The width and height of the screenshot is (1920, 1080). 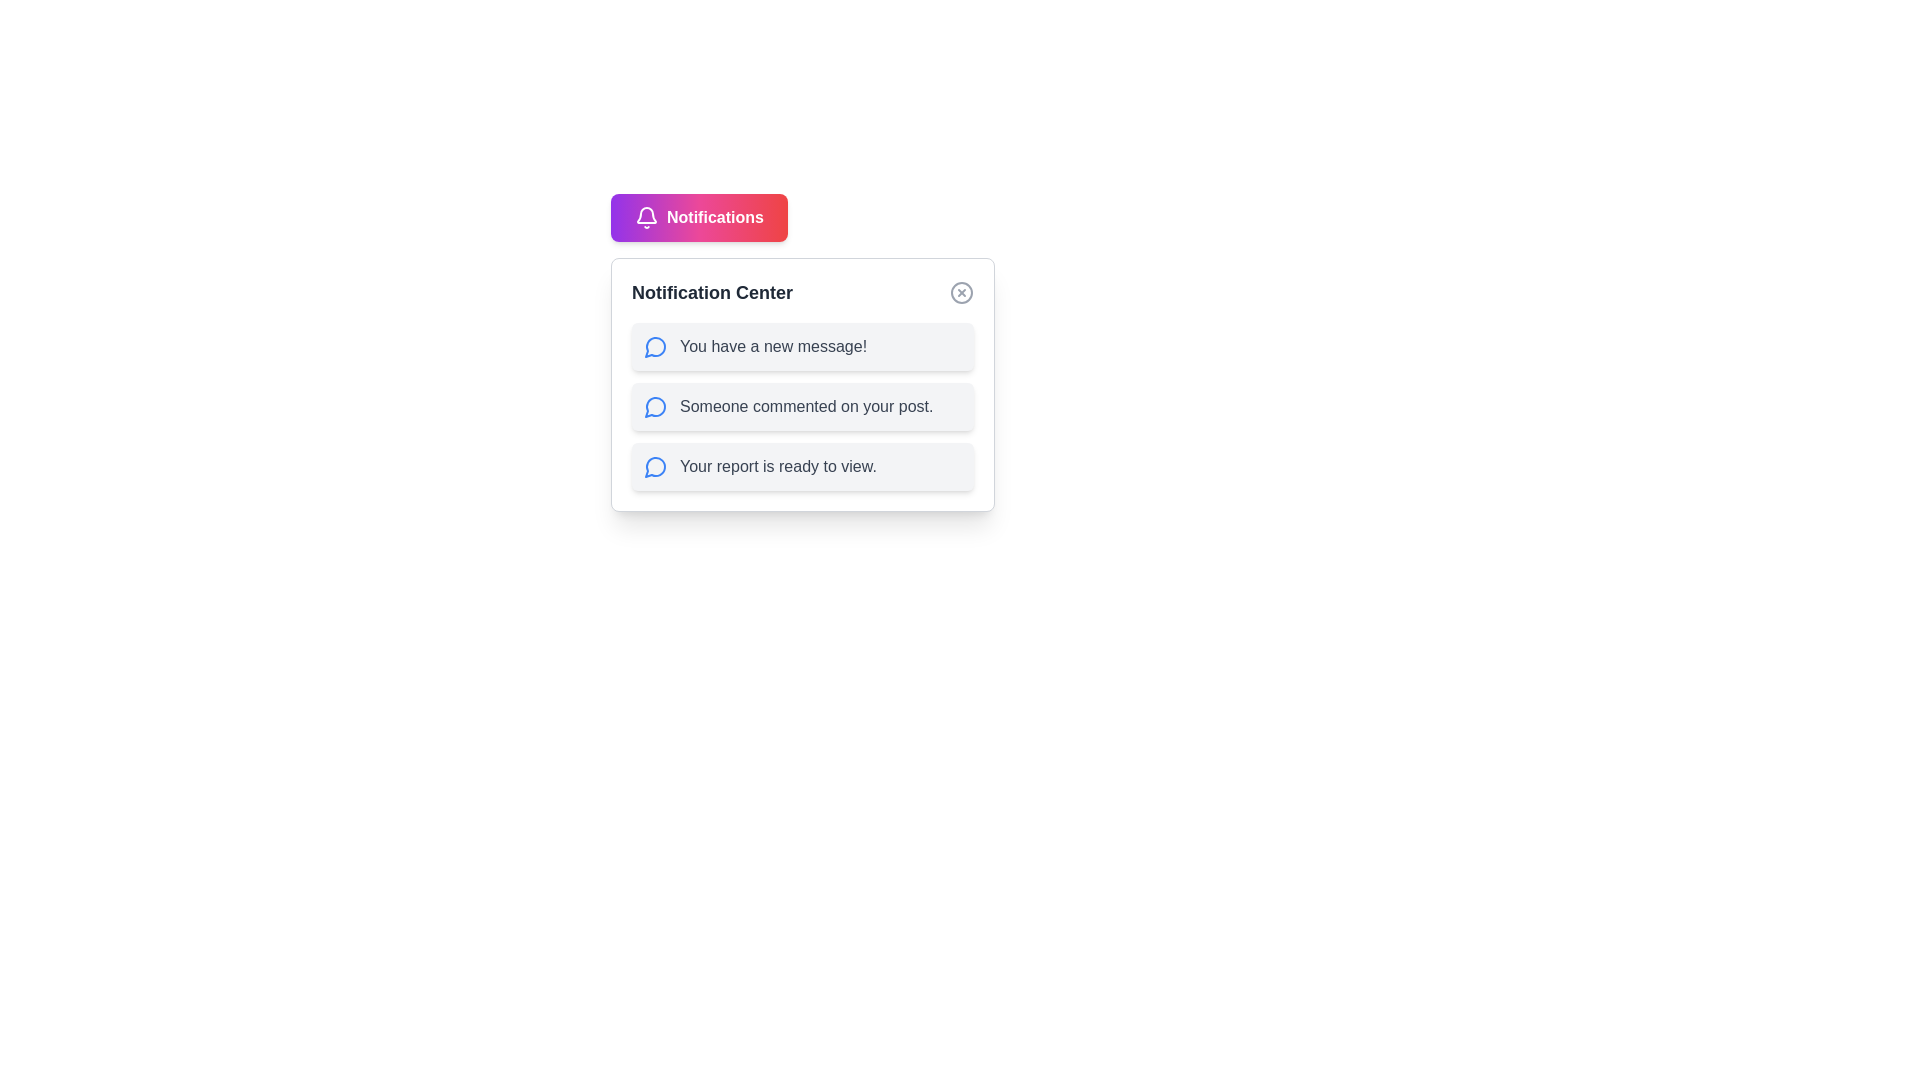 What do you see at coordinates (655, 406) in the screenshot?
I see `the speech bubble icon within the second notification entry of the Notification Center card, which is outlined and styled in a simple design` at bounding box center [655, 406].